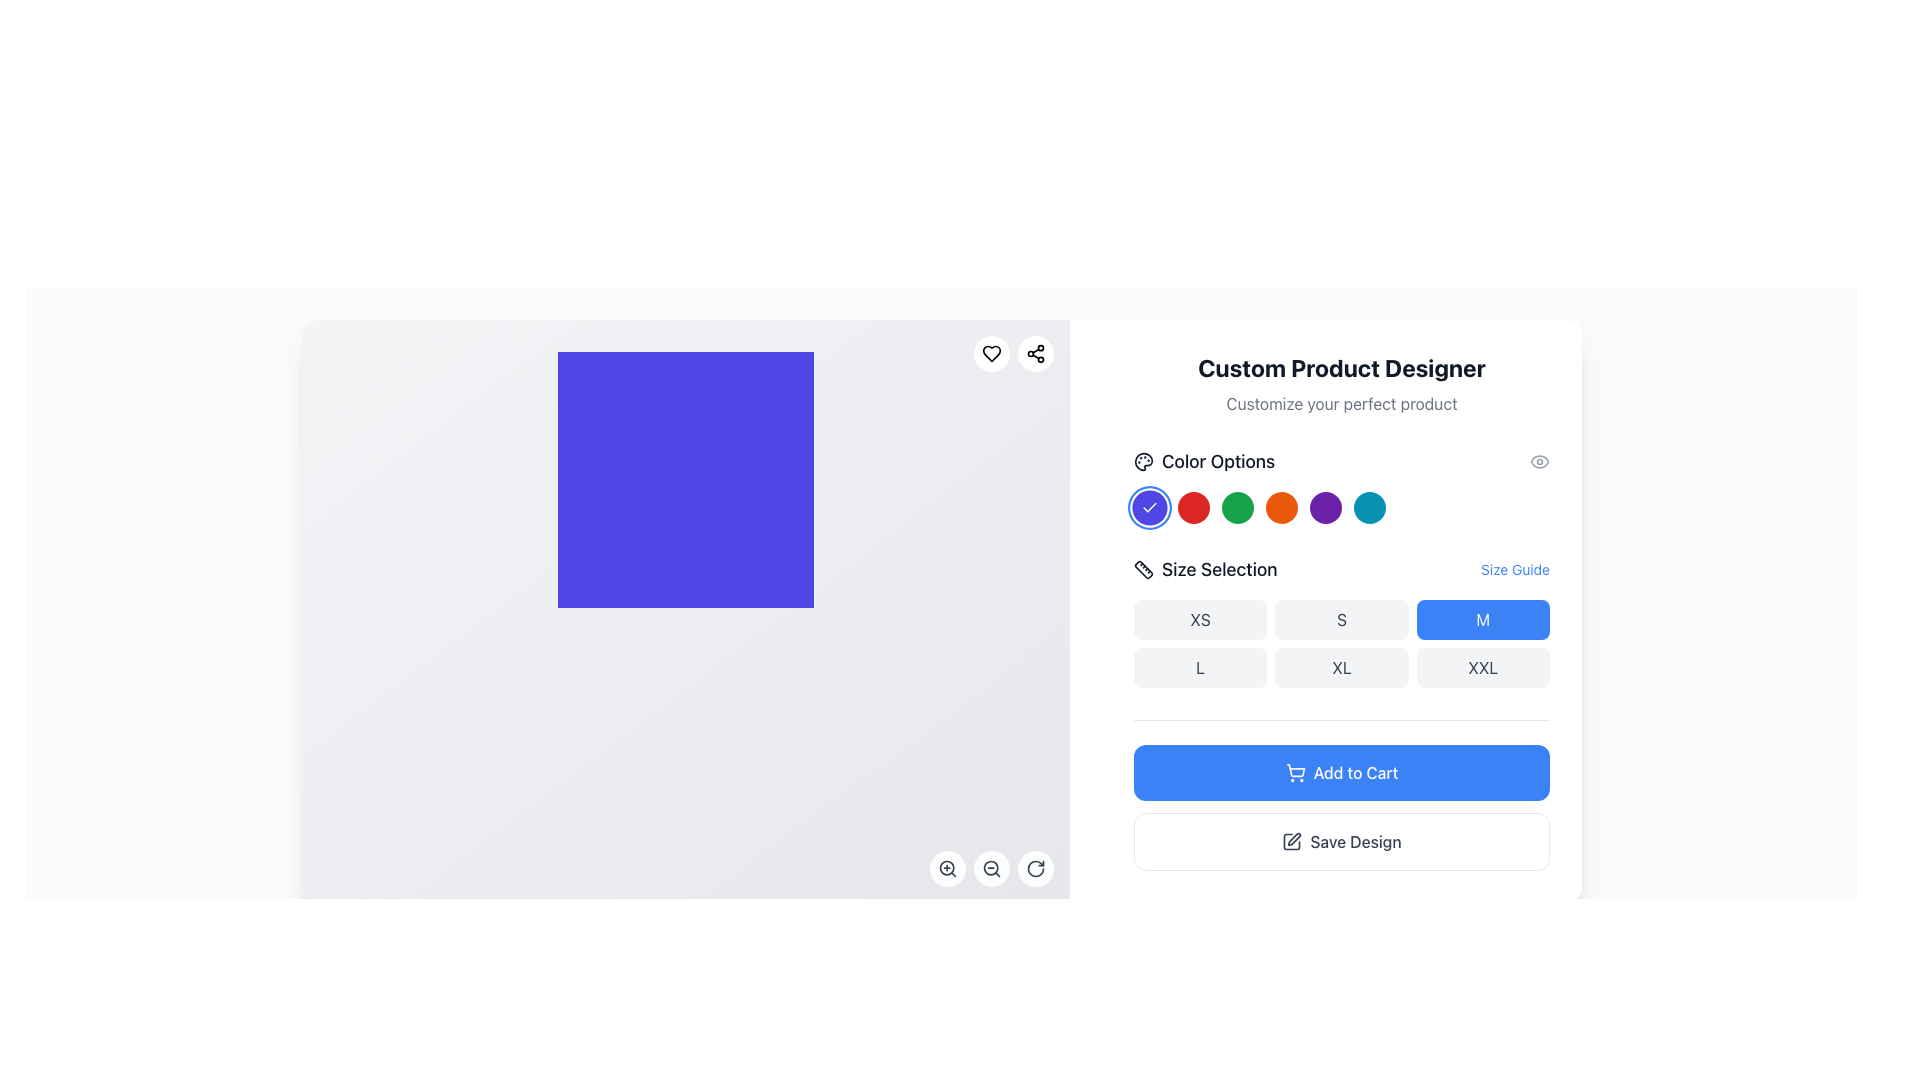 The width and height of the screenshot is (1920, 1080). I want to click on the text label with an icon that indicates users can choose color options below it, located on the right panel under 'Custom Product Designer', so click(1203, 462).